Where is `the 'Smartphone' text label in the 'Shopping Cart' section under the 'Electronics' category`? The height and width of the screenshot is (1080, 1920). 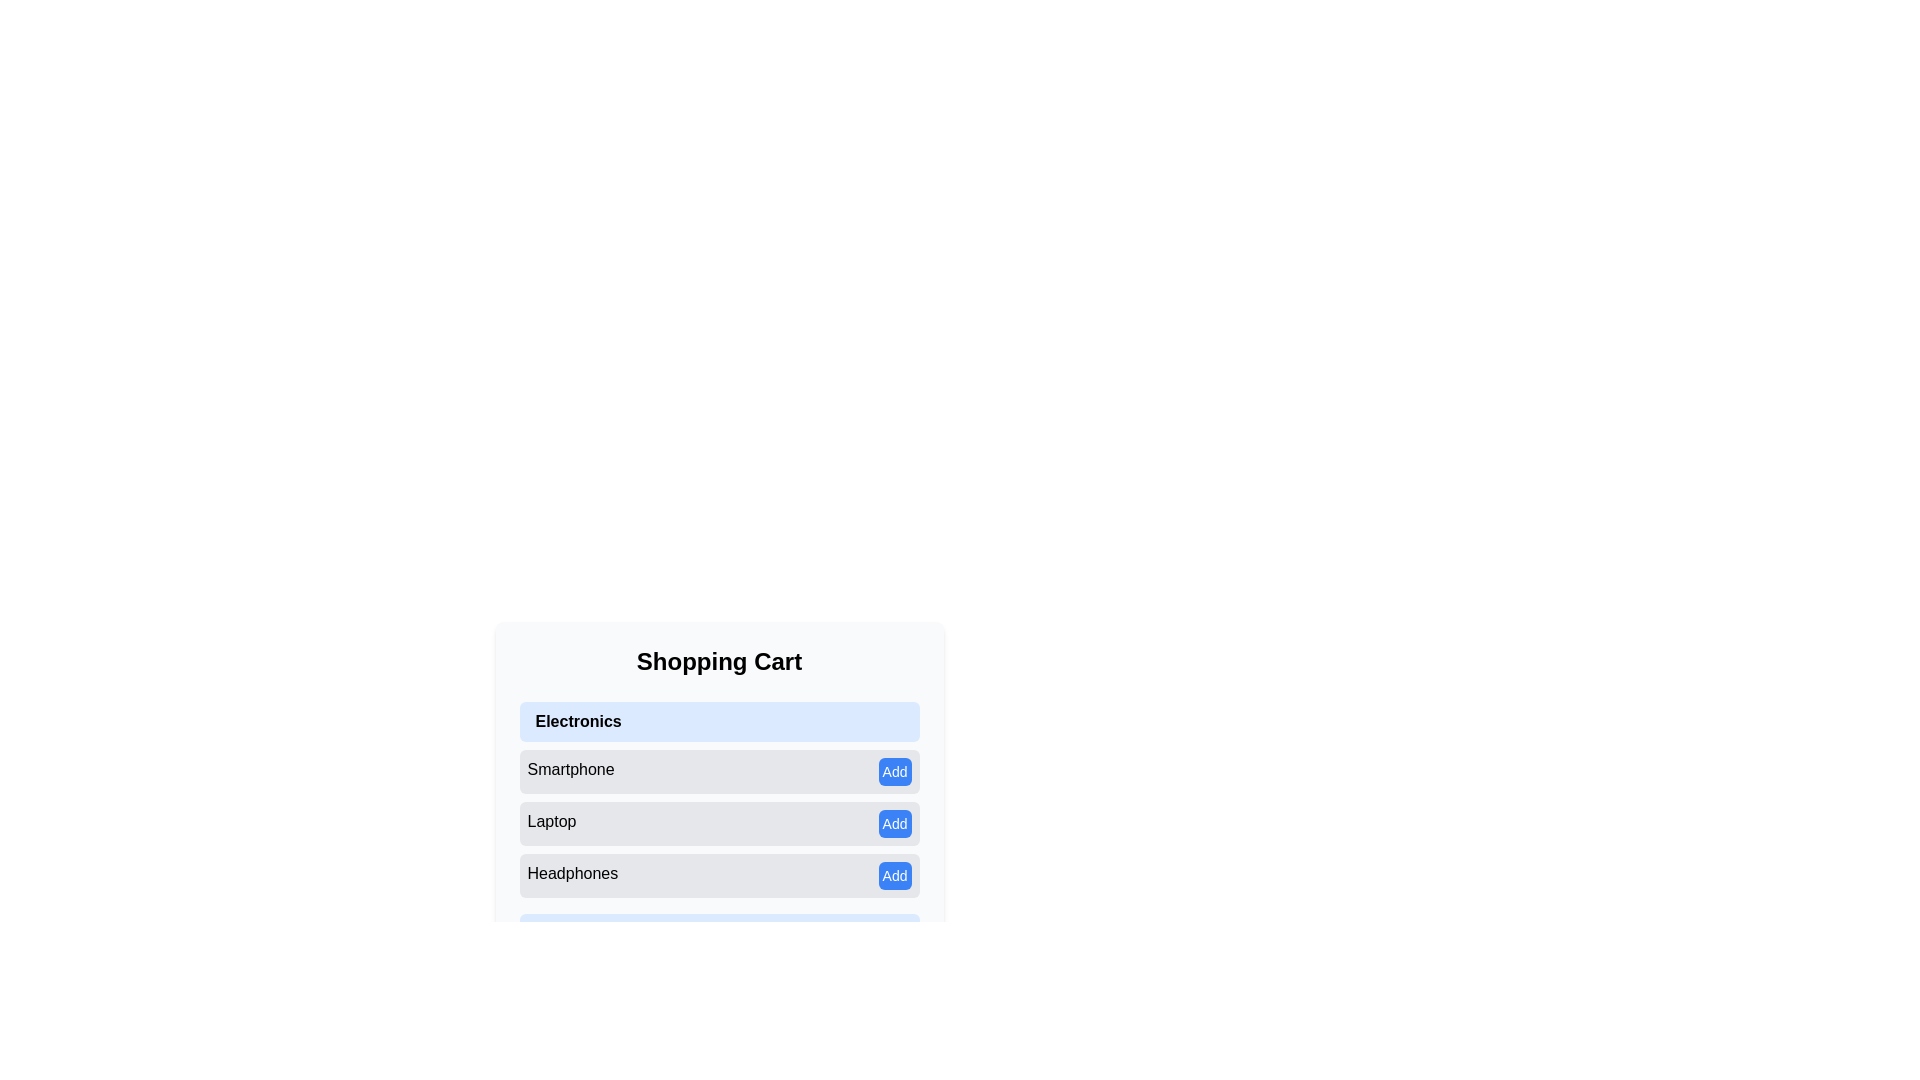
the 'Smartphone' text label in the 'Shopping Cart' section under the 'Electronics' category is located at coordinates (570, 770).